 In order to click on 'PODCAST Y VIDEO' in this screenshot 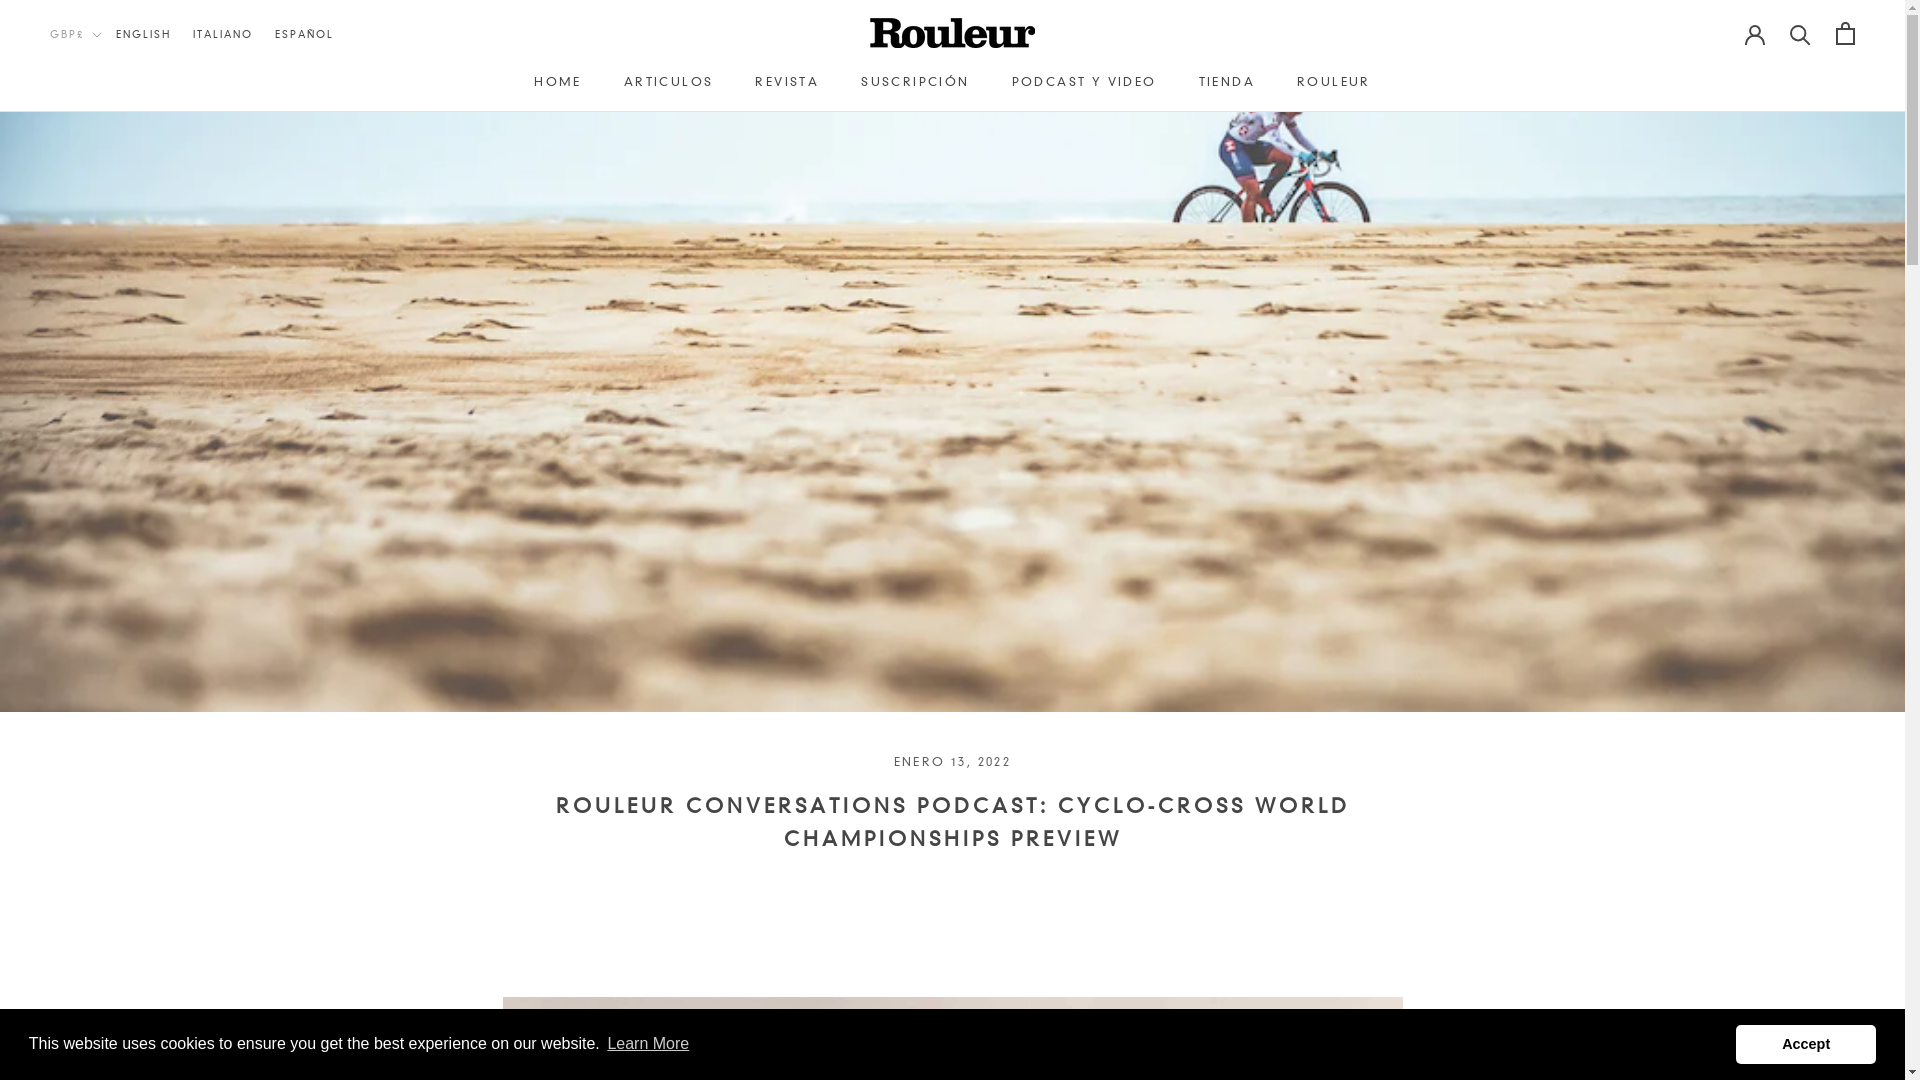, I will do `click(1083, 80)`.